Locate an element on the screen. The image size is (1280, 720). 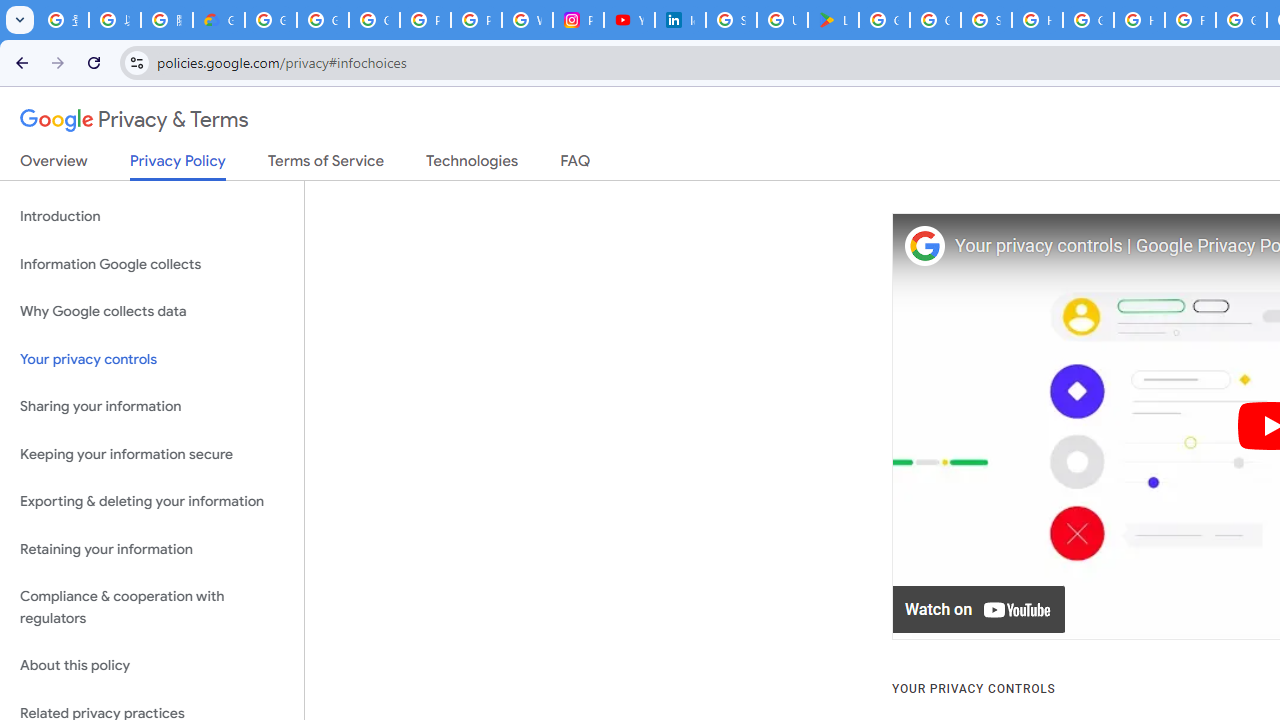
'Compliance & cooperation with regulators' is located at coordinates (151, 607).